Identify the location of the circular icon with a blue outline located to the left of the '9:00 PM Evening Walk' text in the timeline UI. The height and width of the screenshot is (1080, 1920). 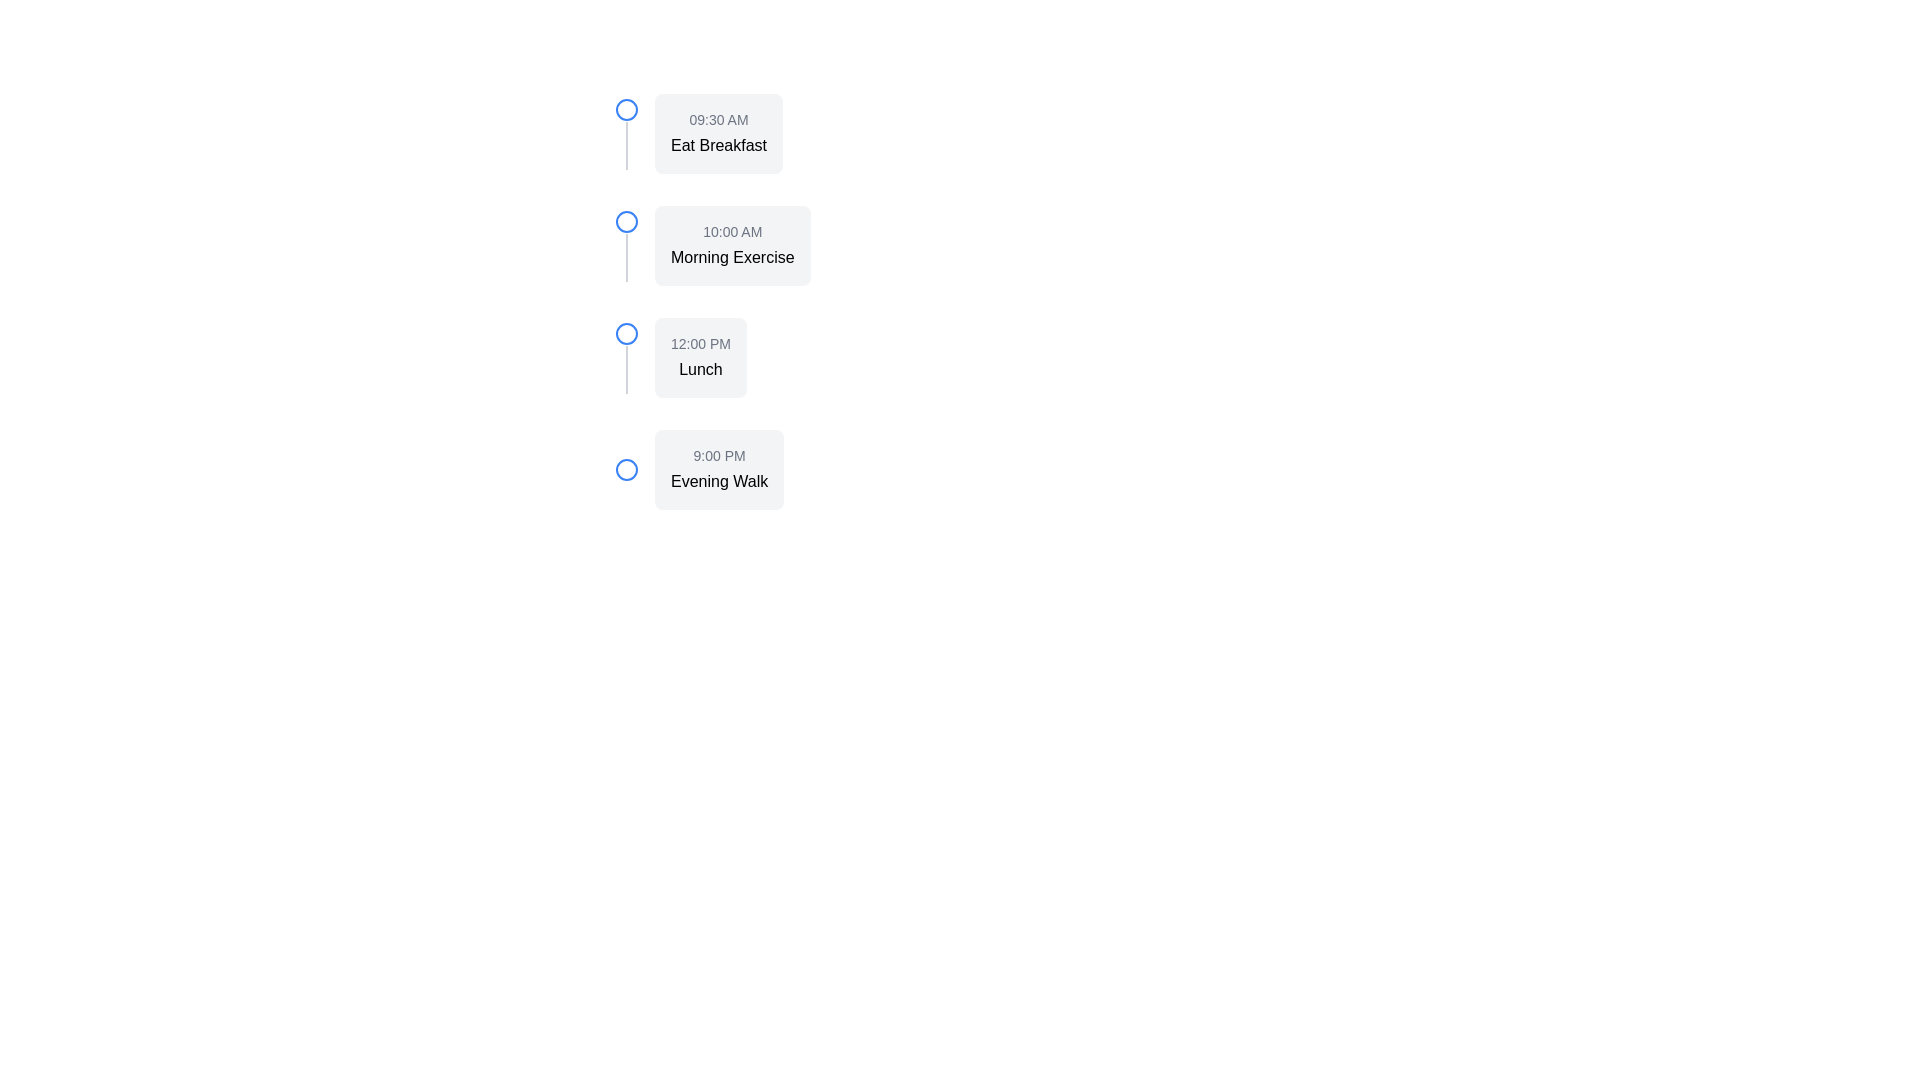
(626, 470).